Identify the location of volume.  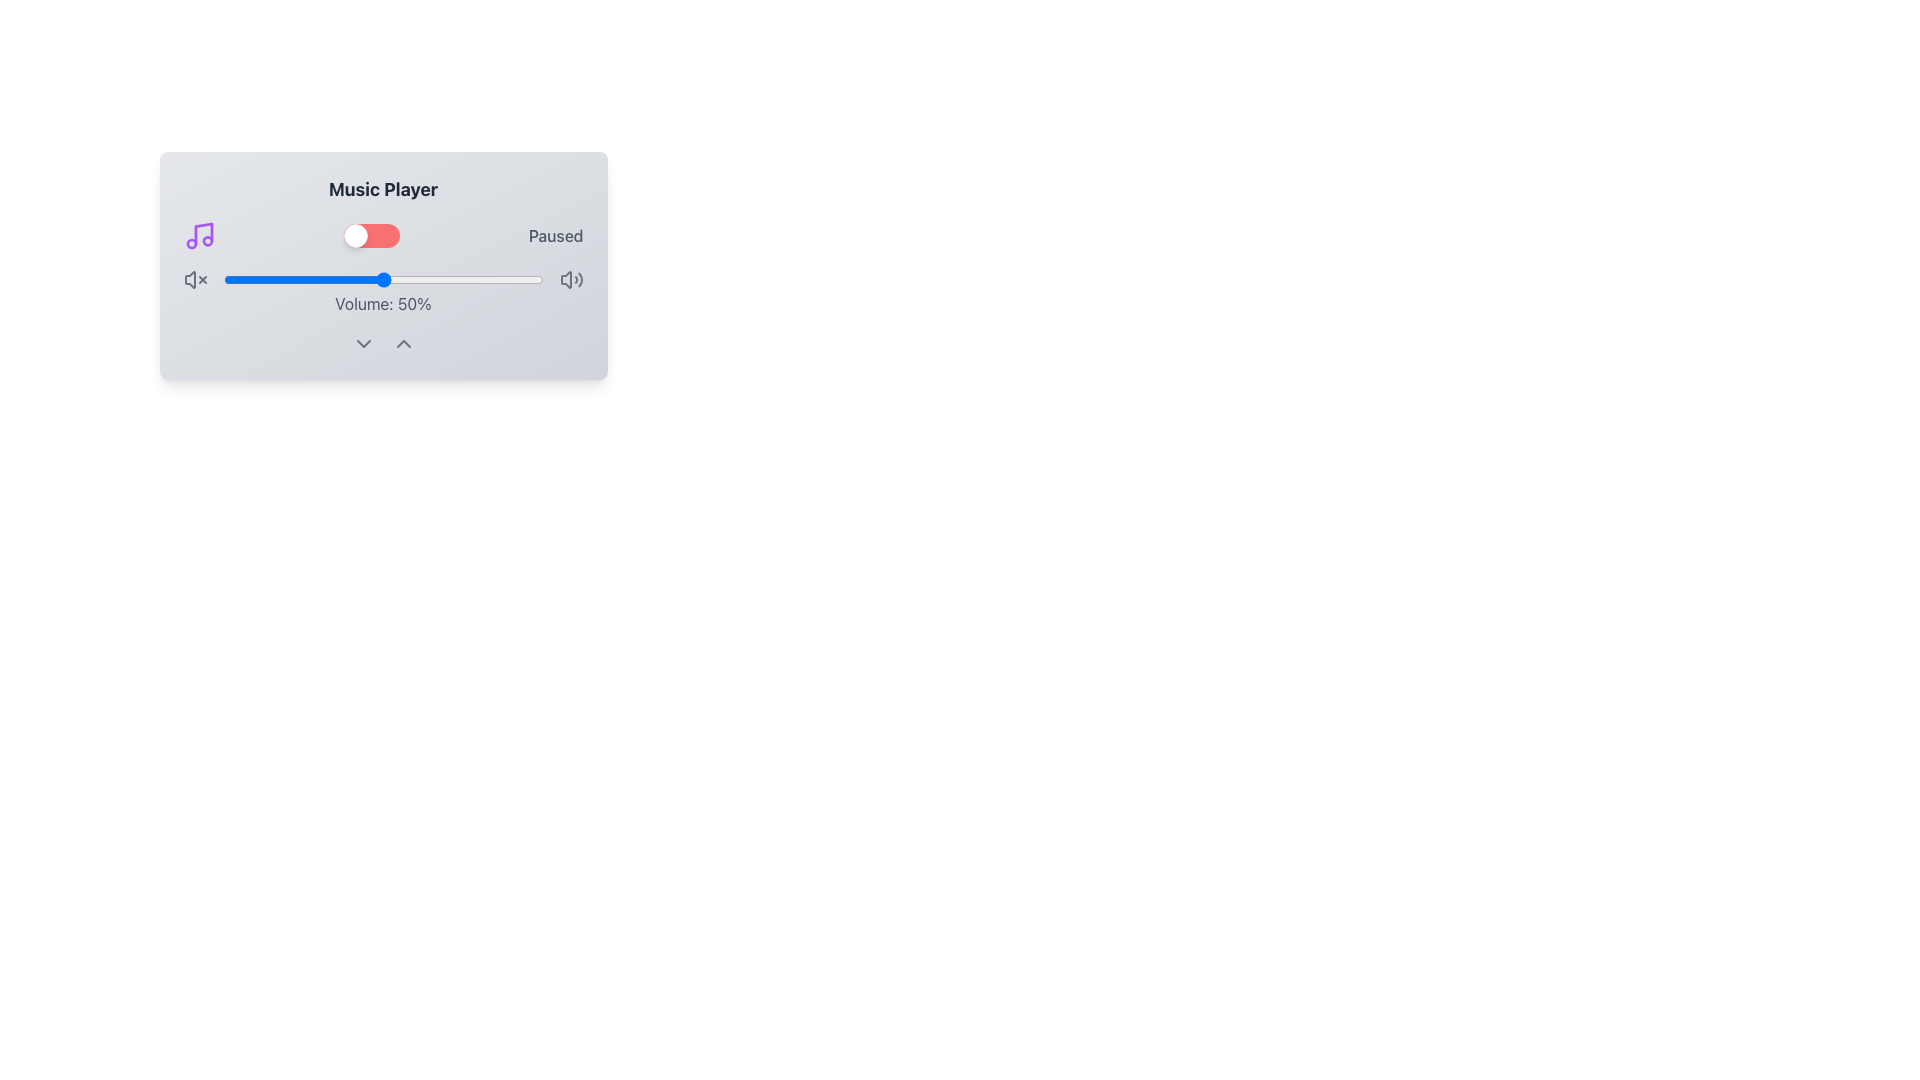
(436, 280).